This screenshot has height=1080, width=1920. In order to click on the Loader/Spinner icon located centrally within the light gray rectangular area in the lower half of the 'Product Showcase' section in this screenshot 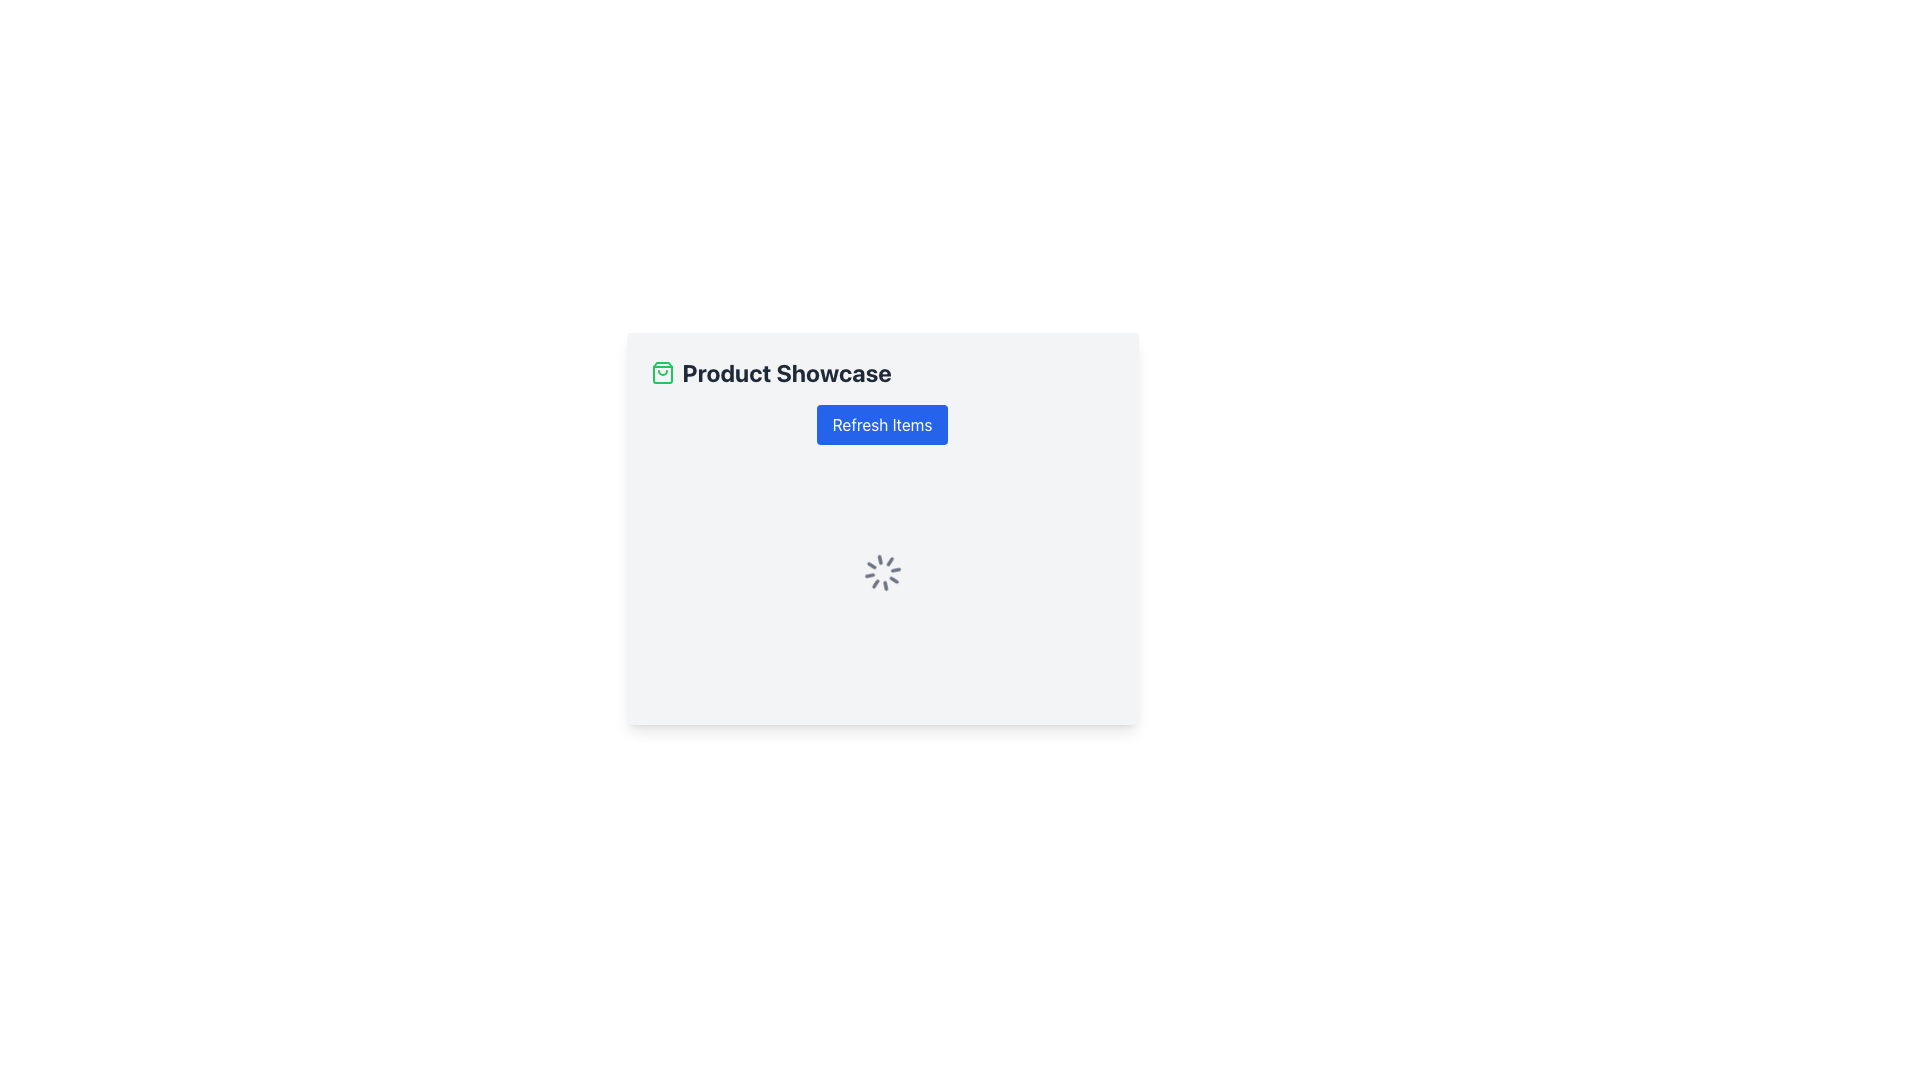, I will do `click(881, 573)`.